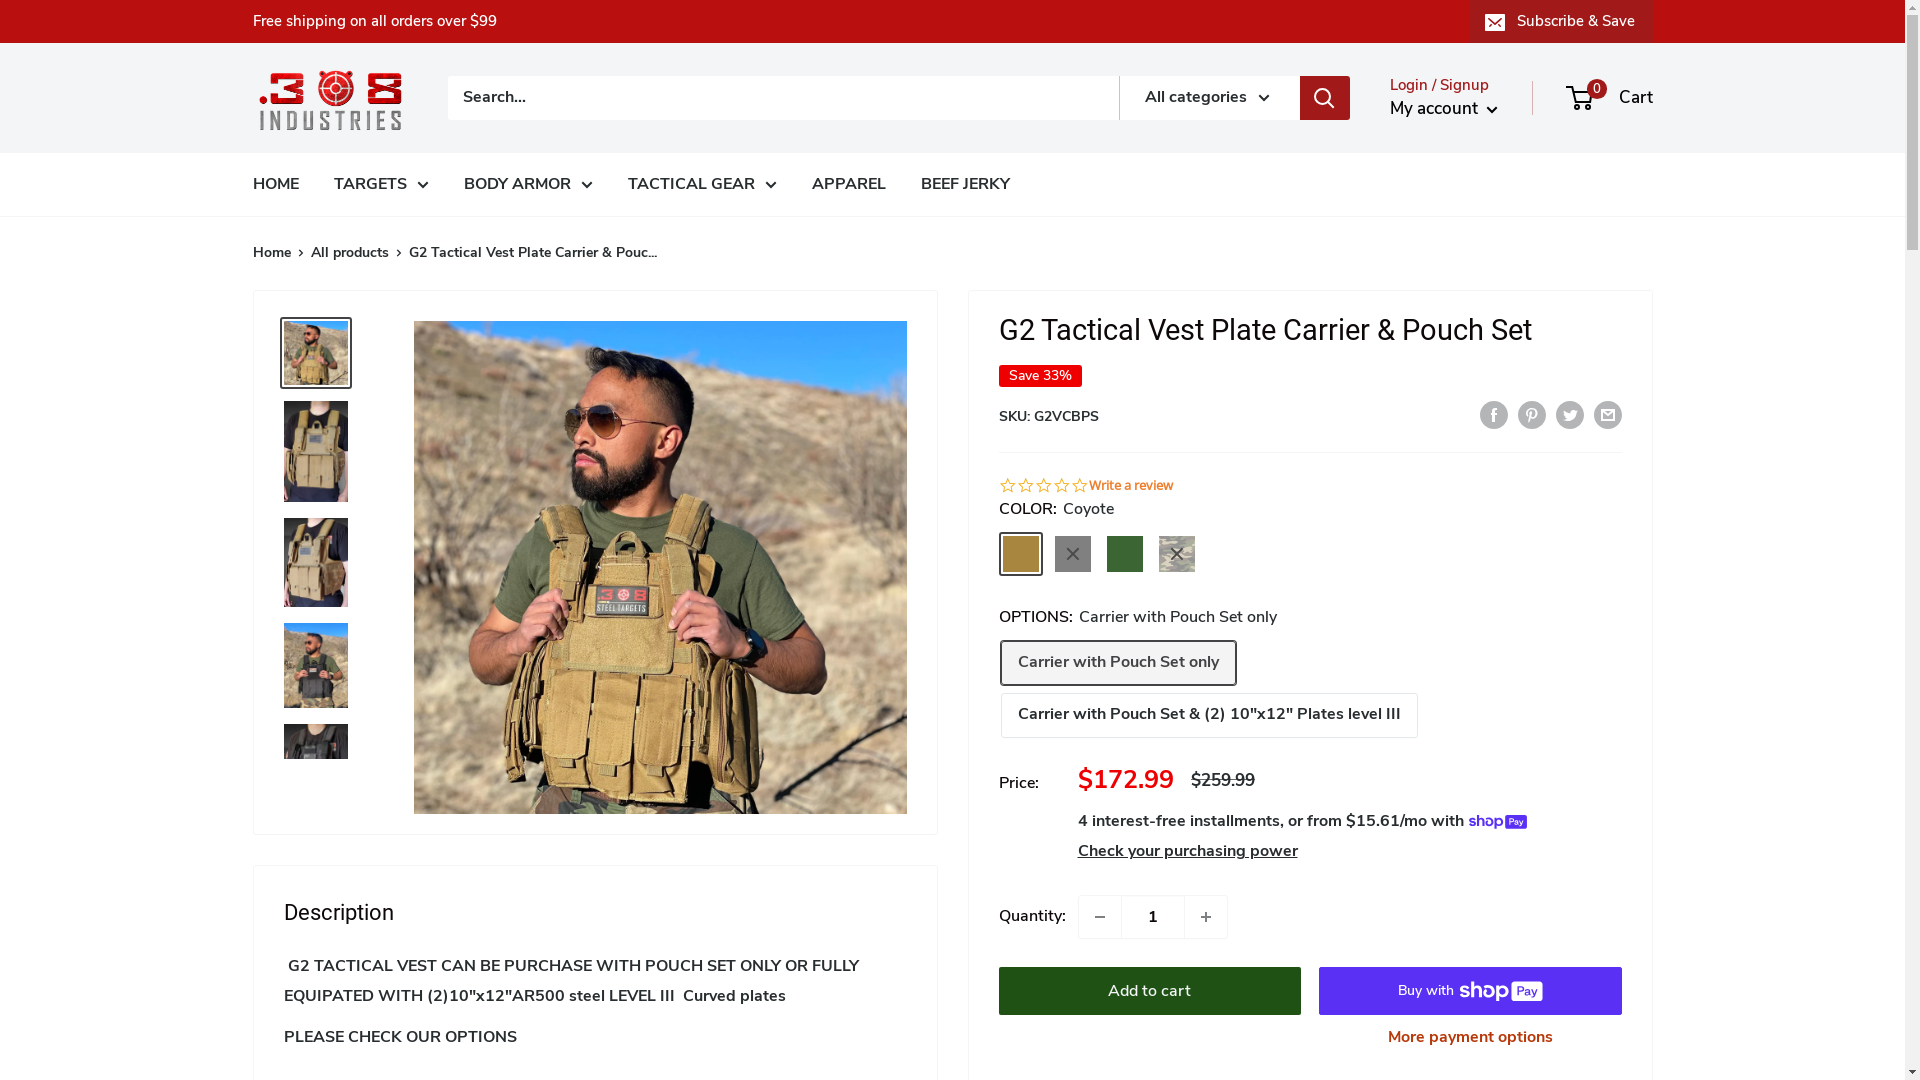  I want to click on 'Subscribe & Save', so click(1560, 20).